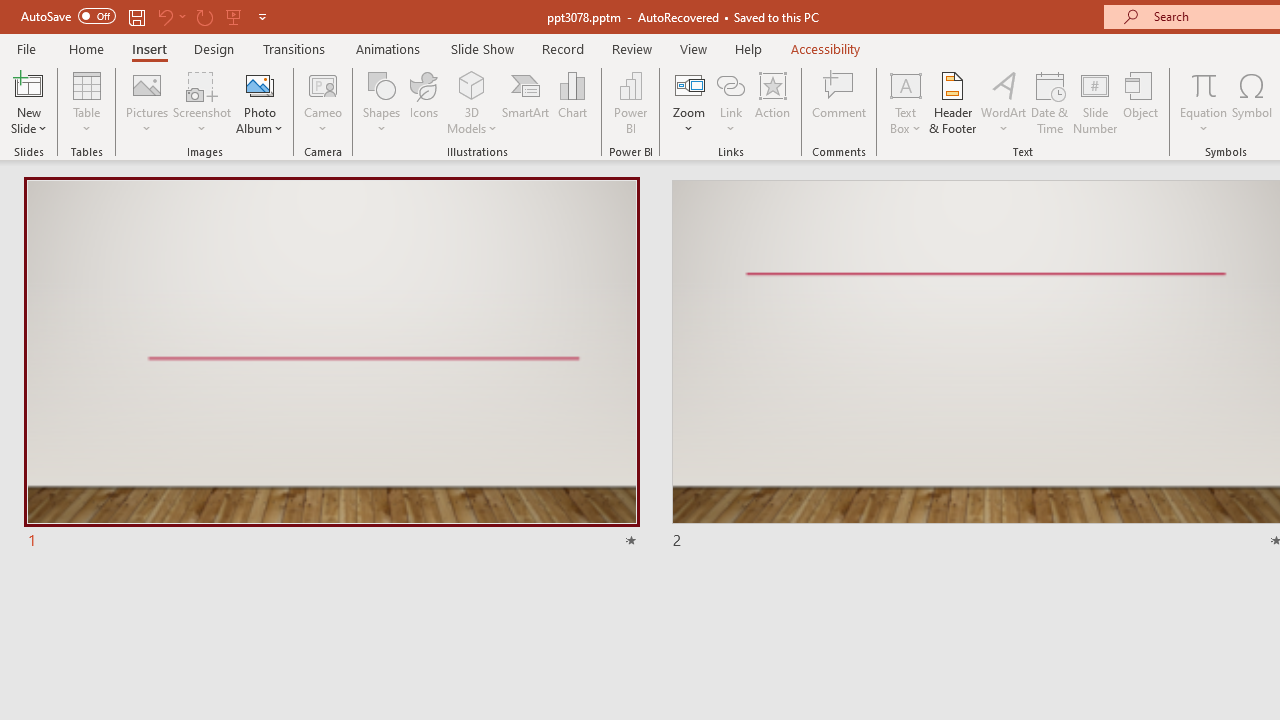 This screenshot has height=720, width=1280. I want to click on 'Slide Number', so click(1094, 103).